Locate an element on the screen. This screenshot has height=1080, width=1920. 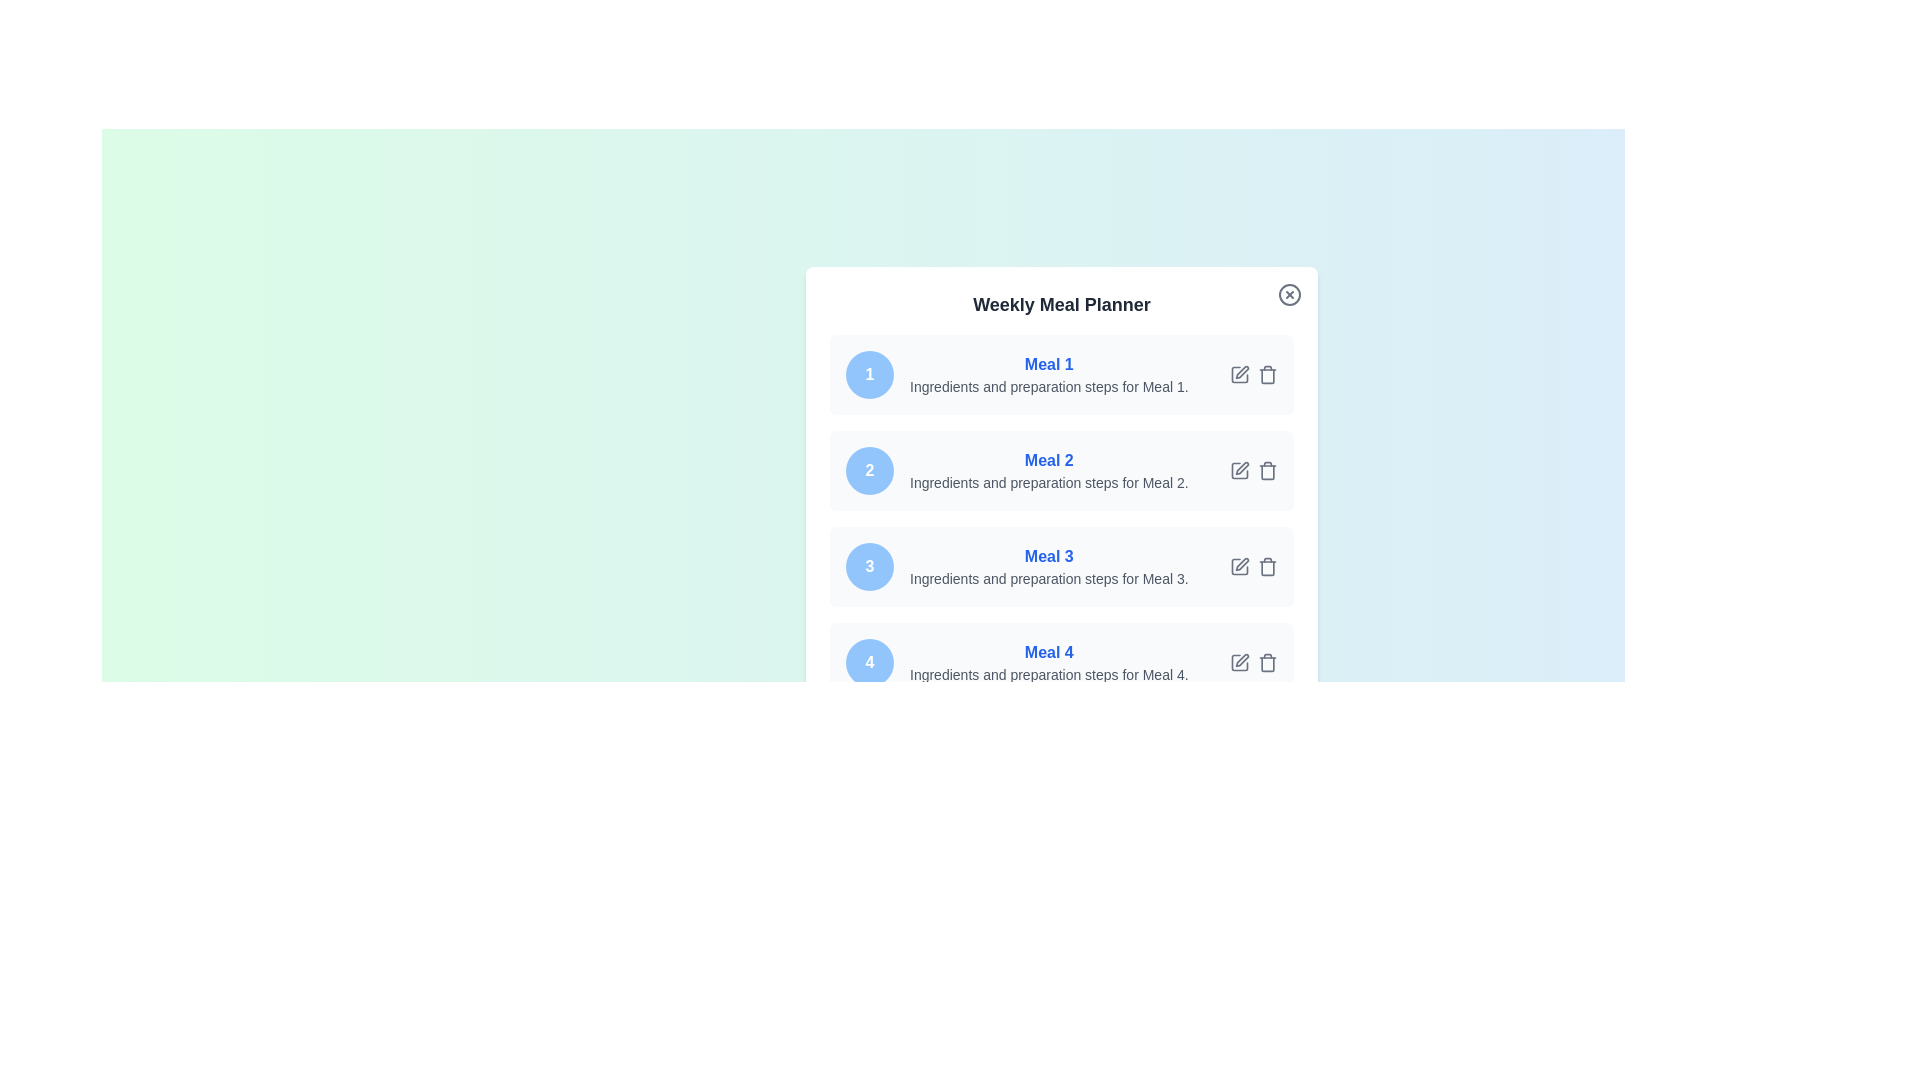
the title of the weekly meal planner to observe its text is located at coordinates (1060, 304).